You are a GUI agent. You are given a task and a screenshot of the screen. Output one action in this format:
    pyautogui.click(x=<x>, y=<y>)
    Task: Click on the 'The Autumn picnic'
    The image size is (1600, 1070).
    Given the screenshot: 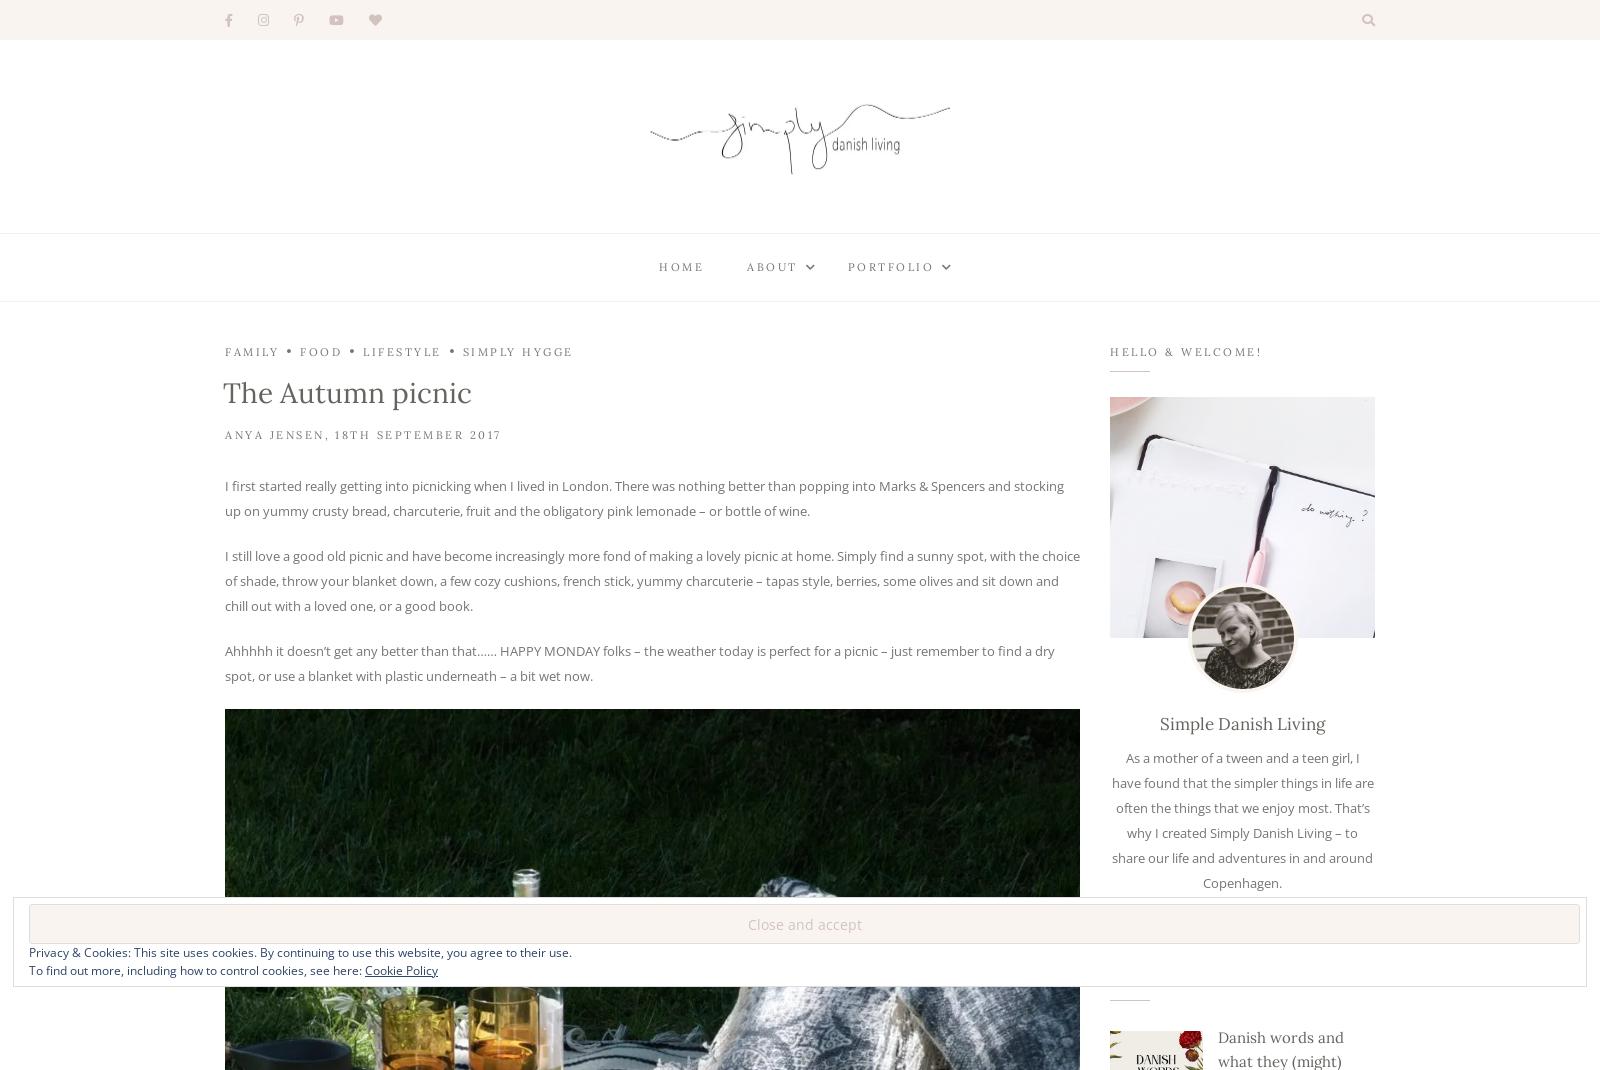 What is the action you would take?
    pyautogui.click(x=347, y=391)
    